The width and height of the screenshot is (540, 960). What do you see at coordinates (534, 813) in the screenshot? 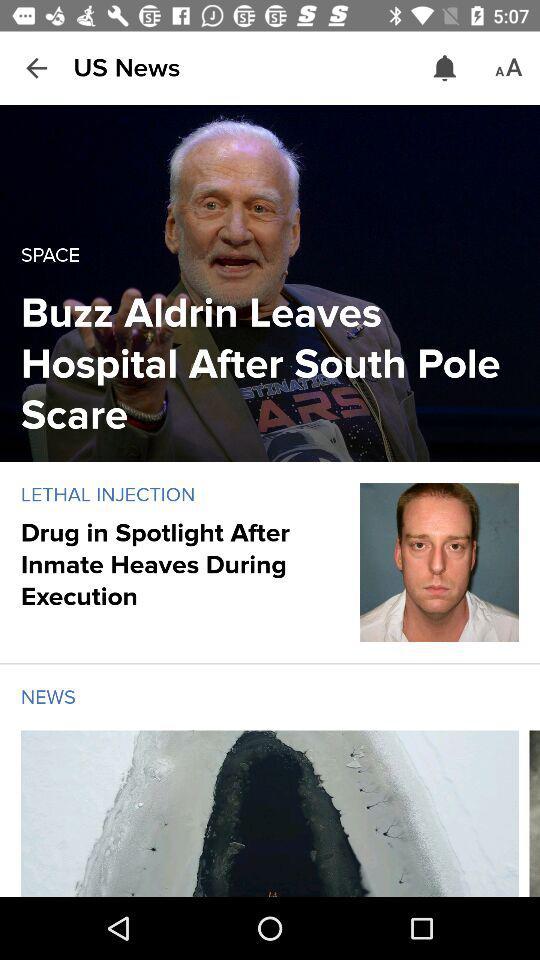
I see `scroll new article` at bounding box center [534, 813].